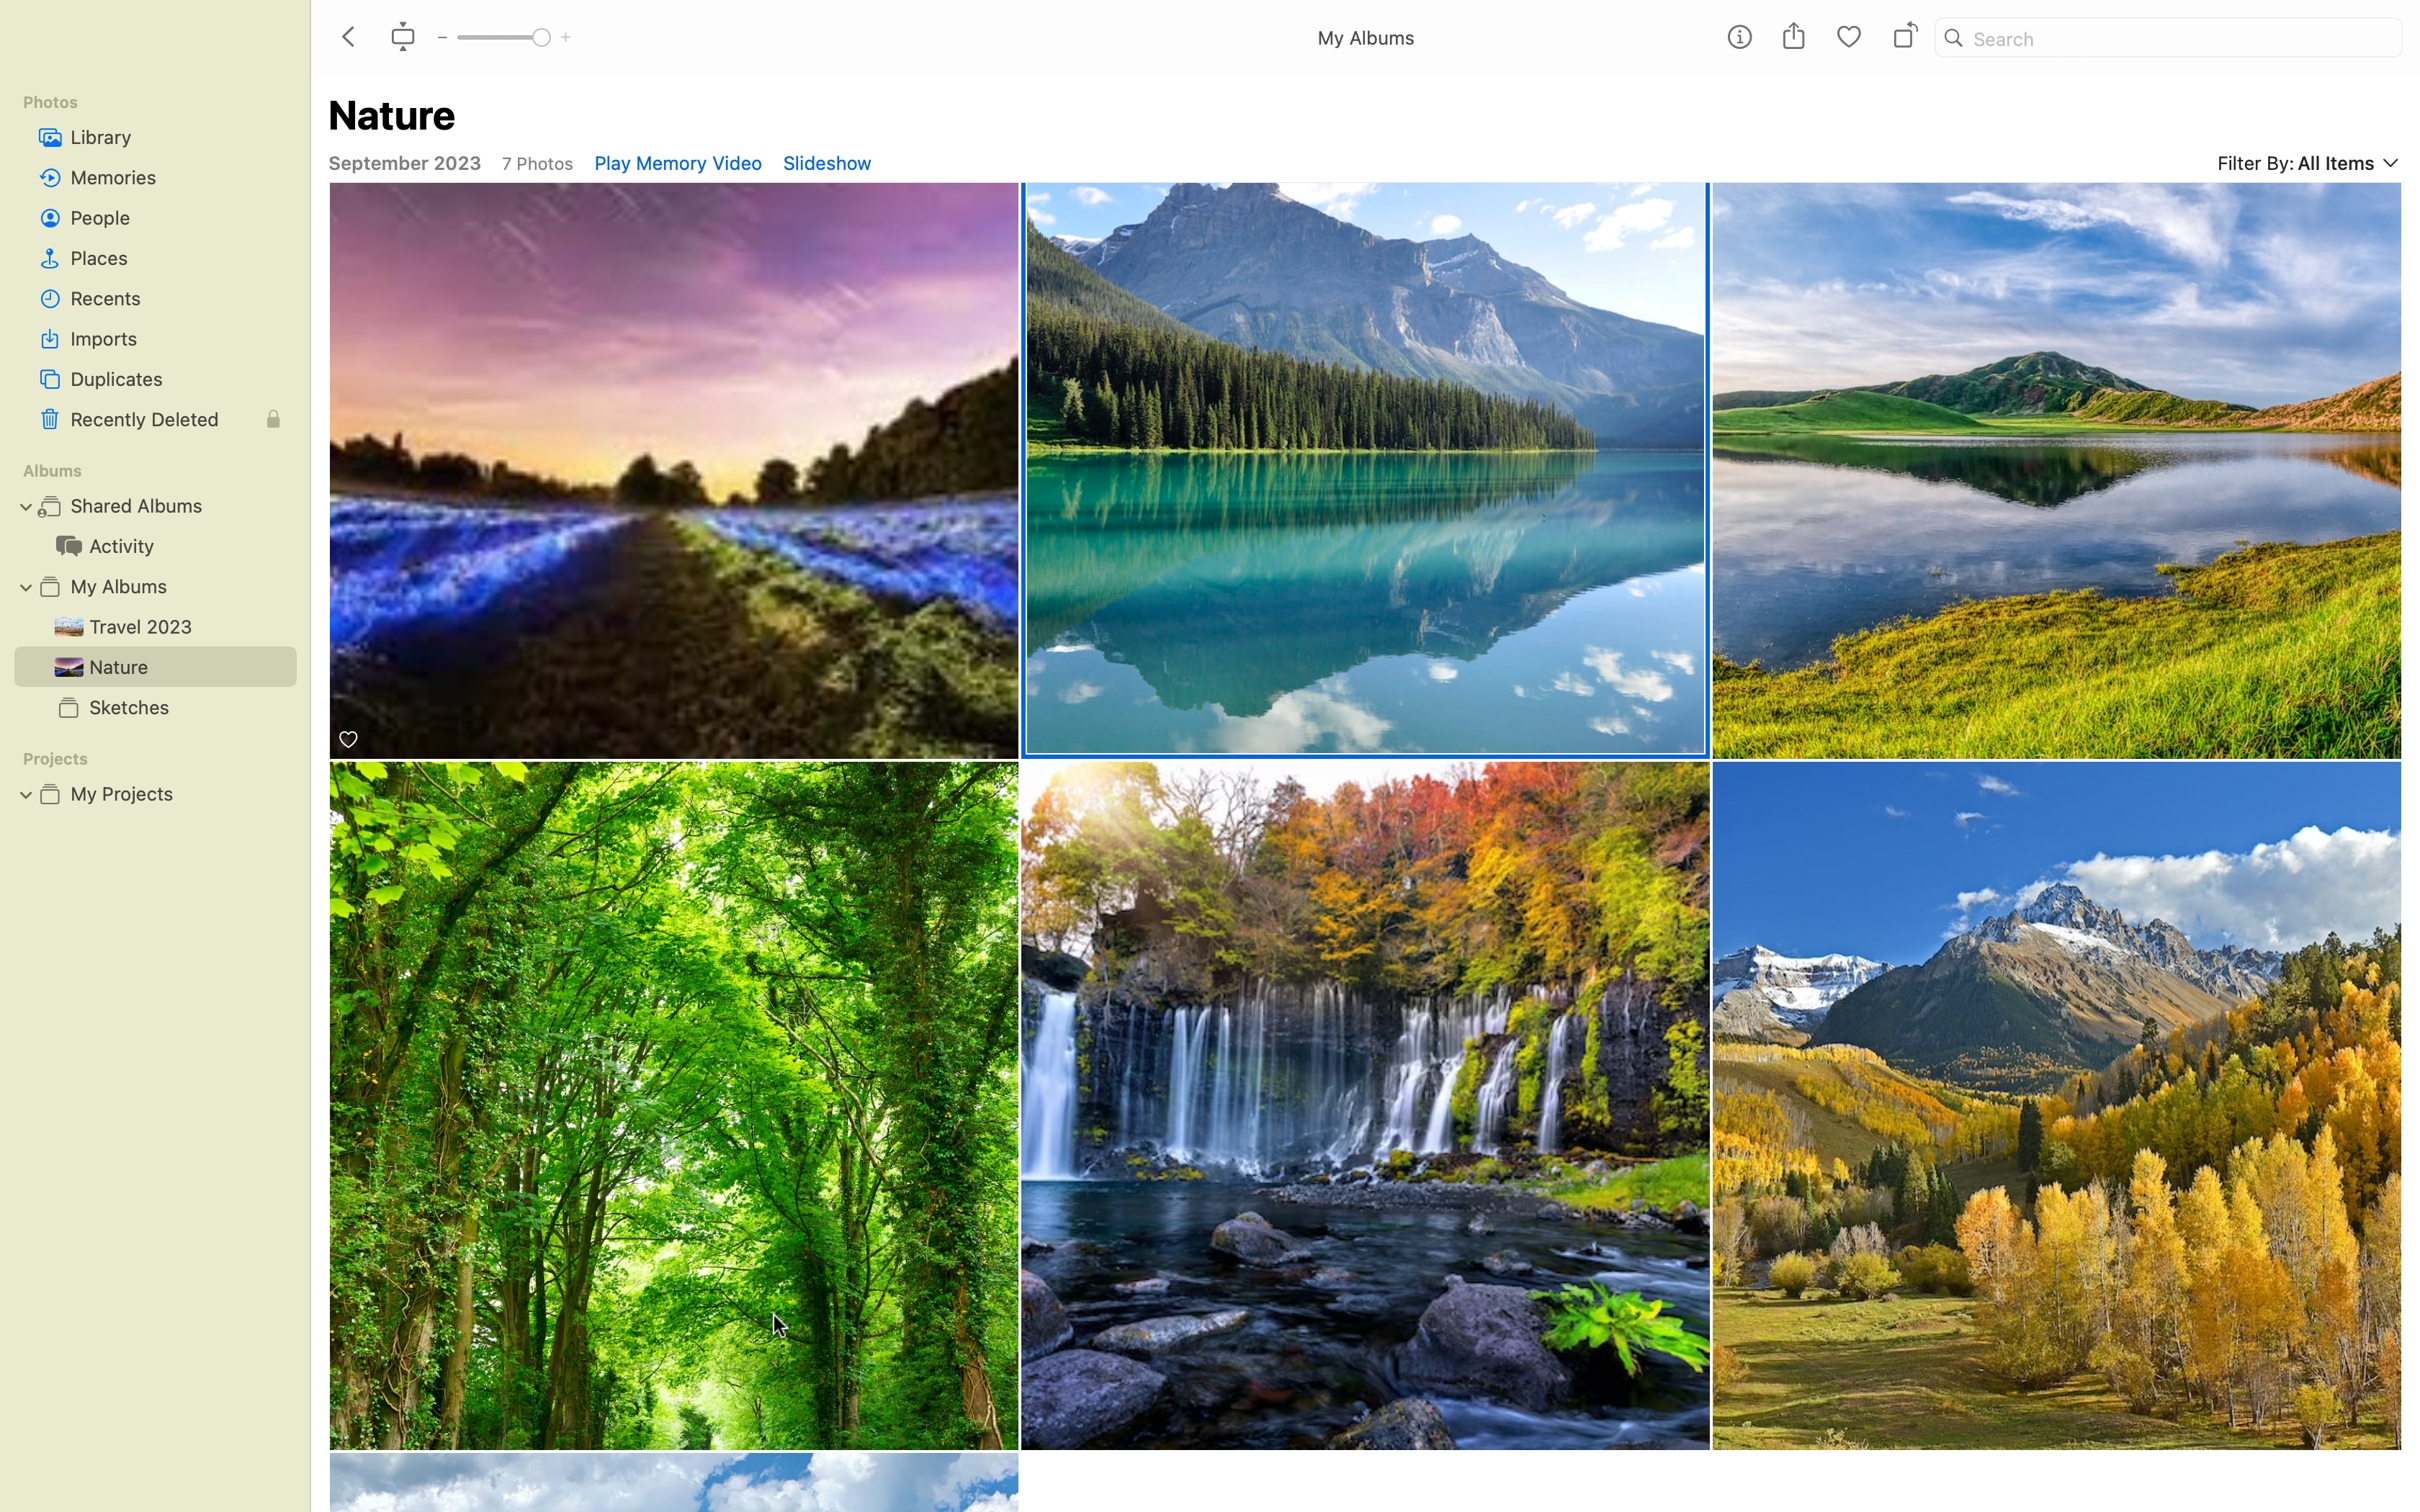  What do you see at coordinates (674, 472) in the screenshot?
I see `Expand the picture with bioluminescence by clicking on it` at bounding box center [674, 472].